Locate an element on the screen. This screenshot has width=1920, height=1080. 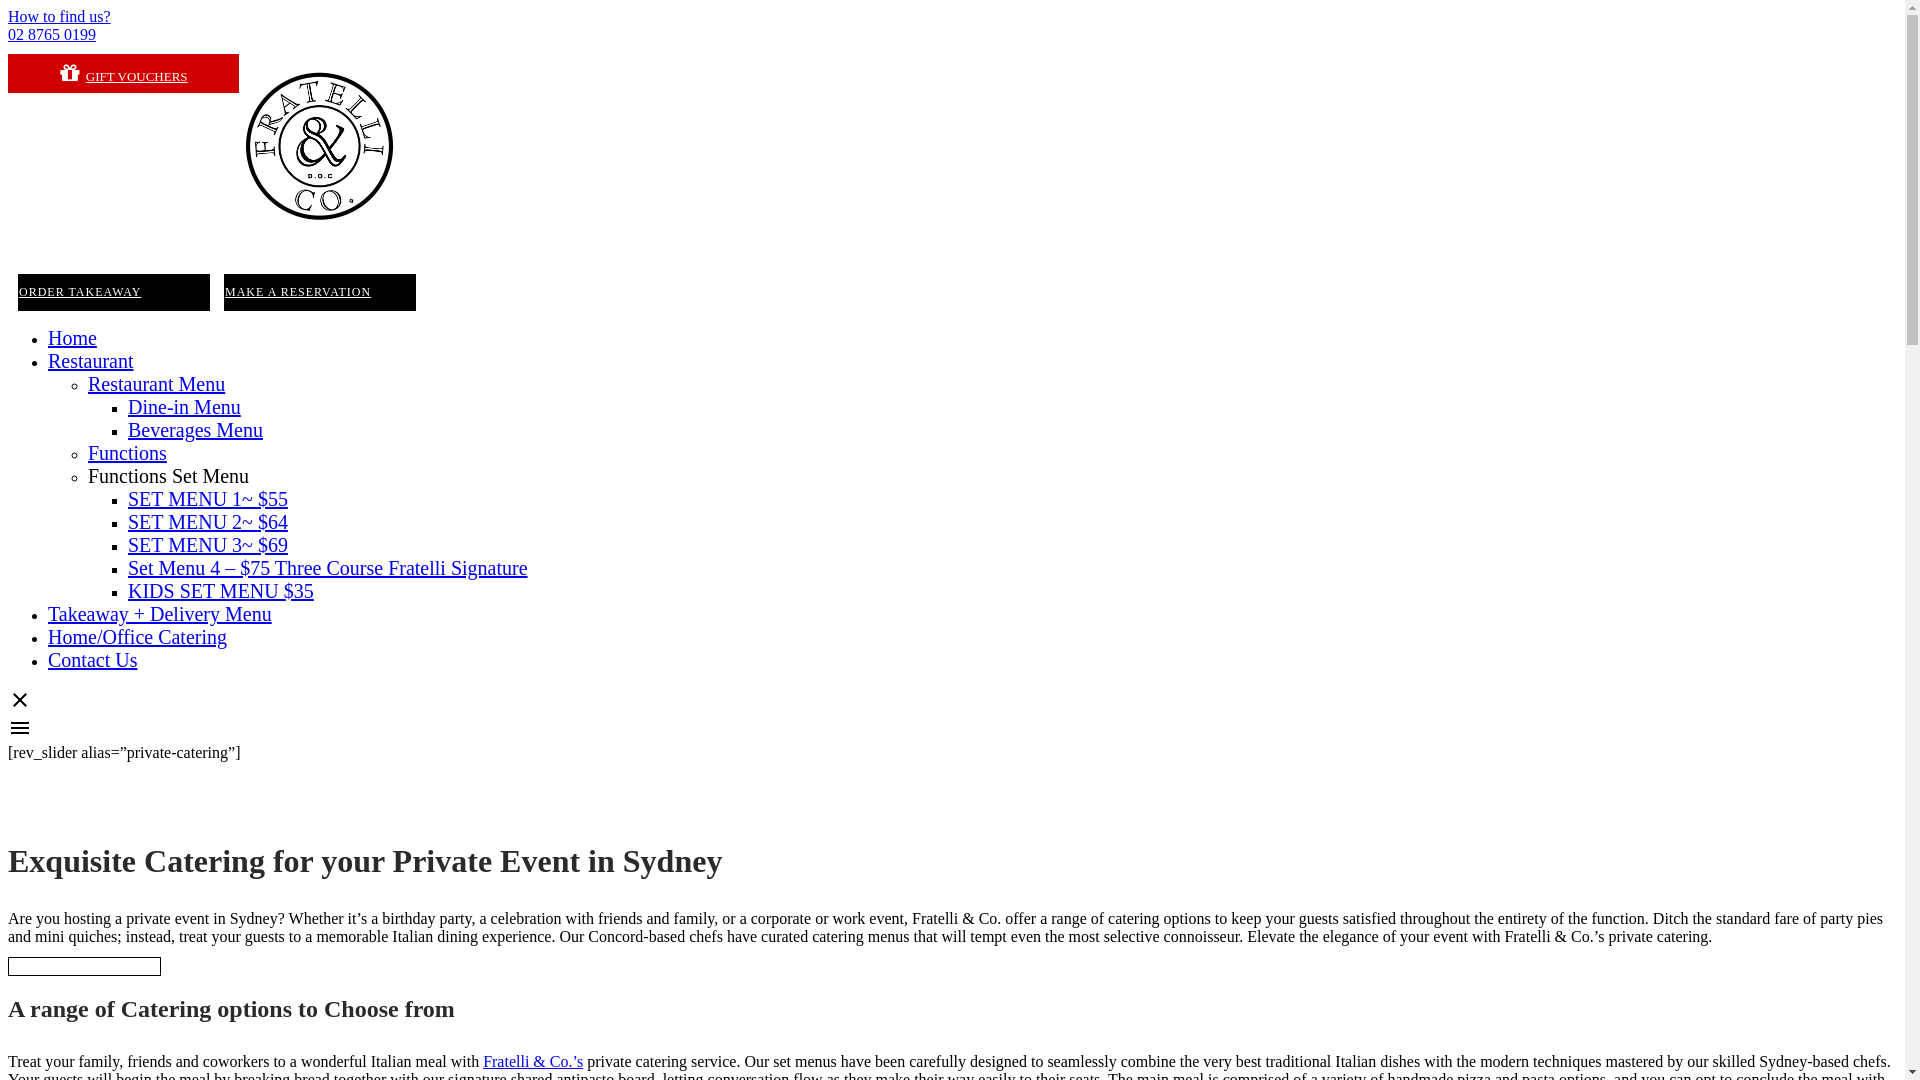
'Restaurant' is located at coordinates (90, 361).